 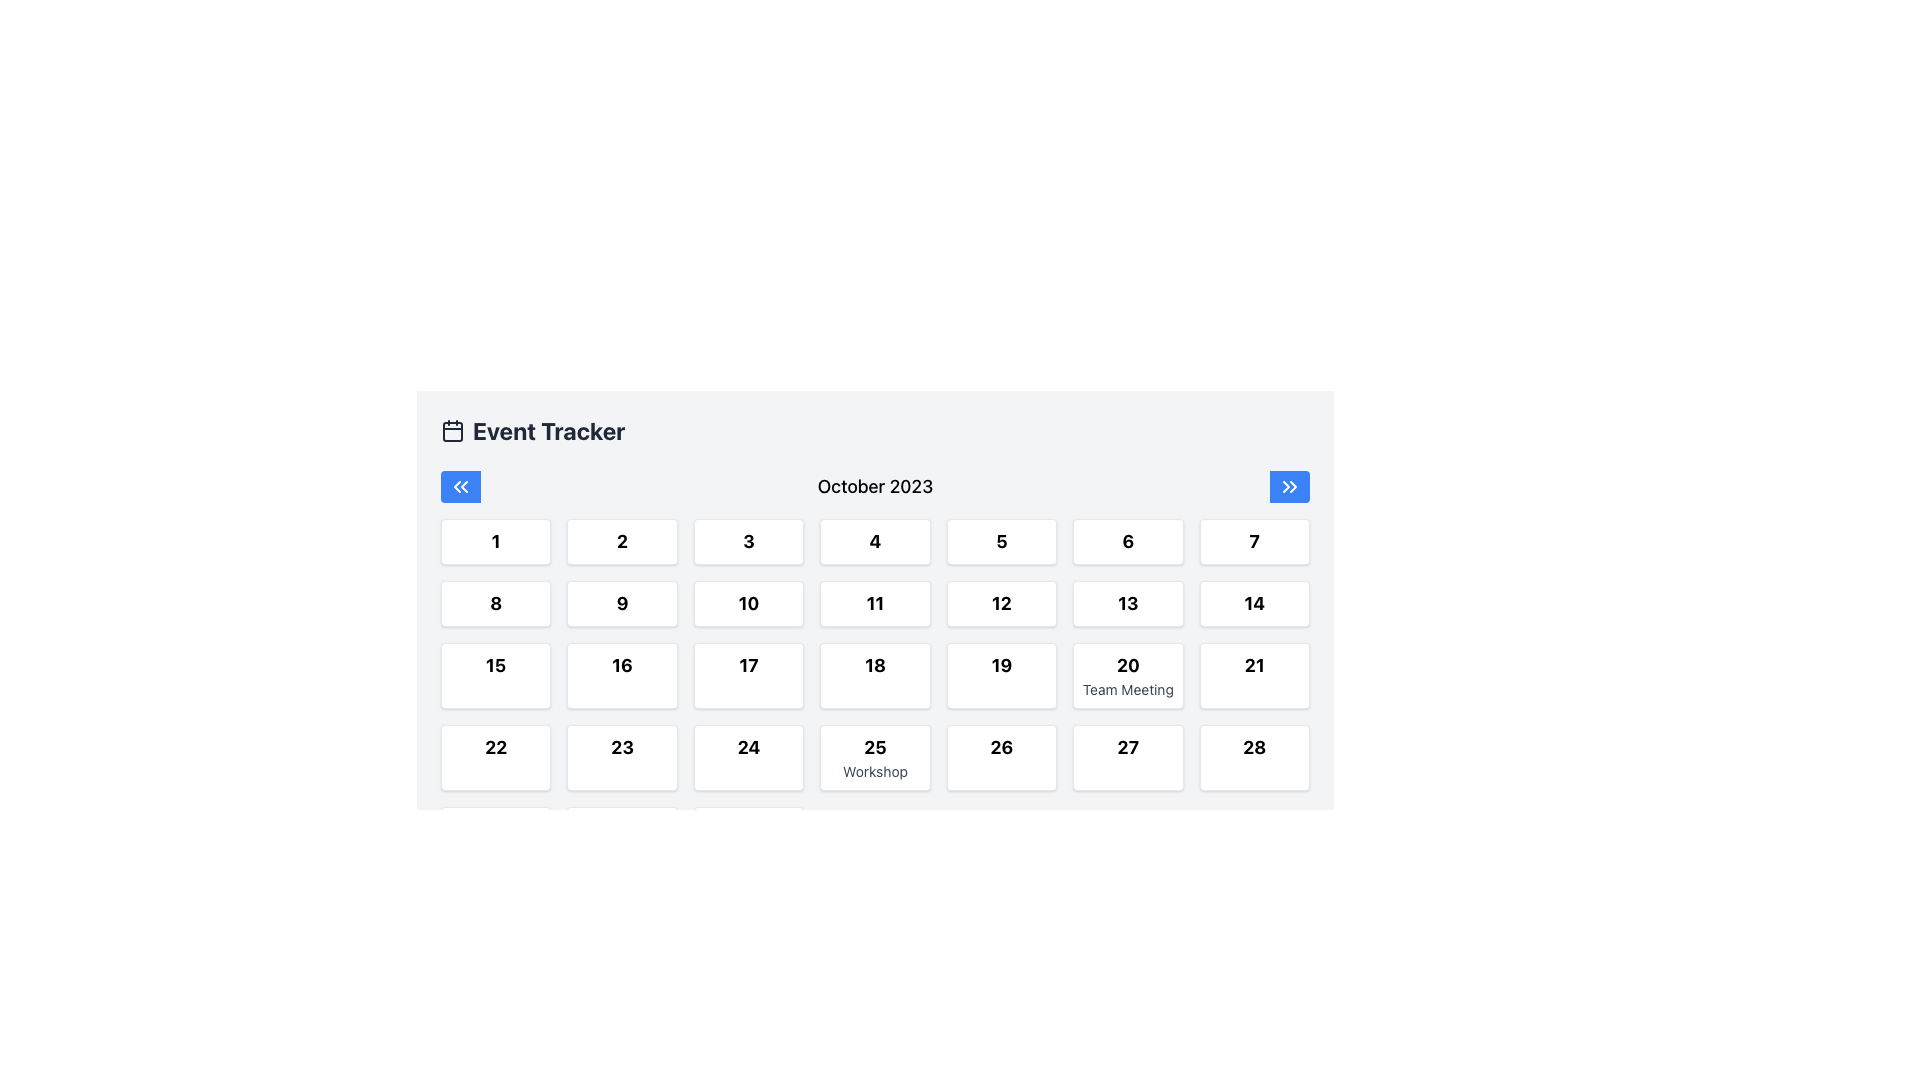 I want to click on the calendar day cell displaying the date '5', so click(x=1001, y=542).